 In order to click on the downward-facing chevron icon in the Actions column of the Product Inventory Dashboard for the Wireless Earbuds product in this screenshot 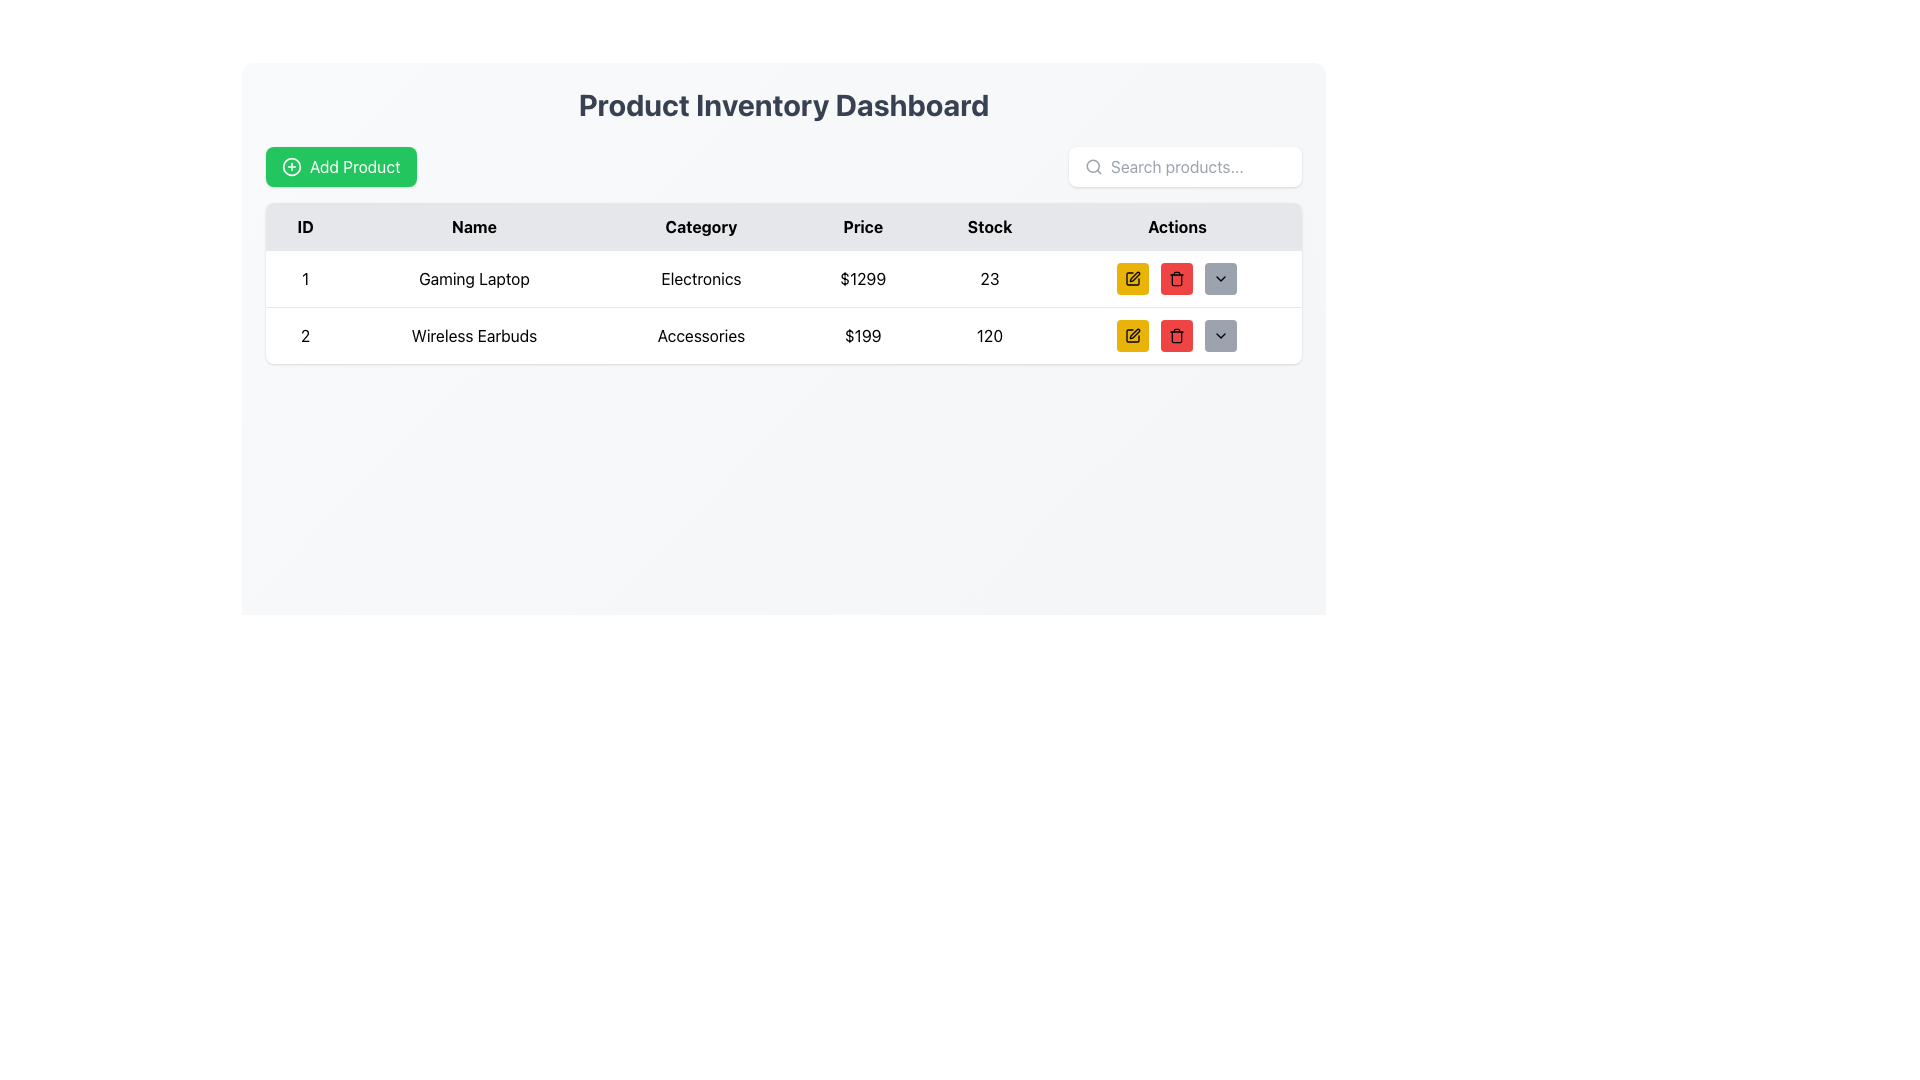, I will do `click(1220, 334)`.